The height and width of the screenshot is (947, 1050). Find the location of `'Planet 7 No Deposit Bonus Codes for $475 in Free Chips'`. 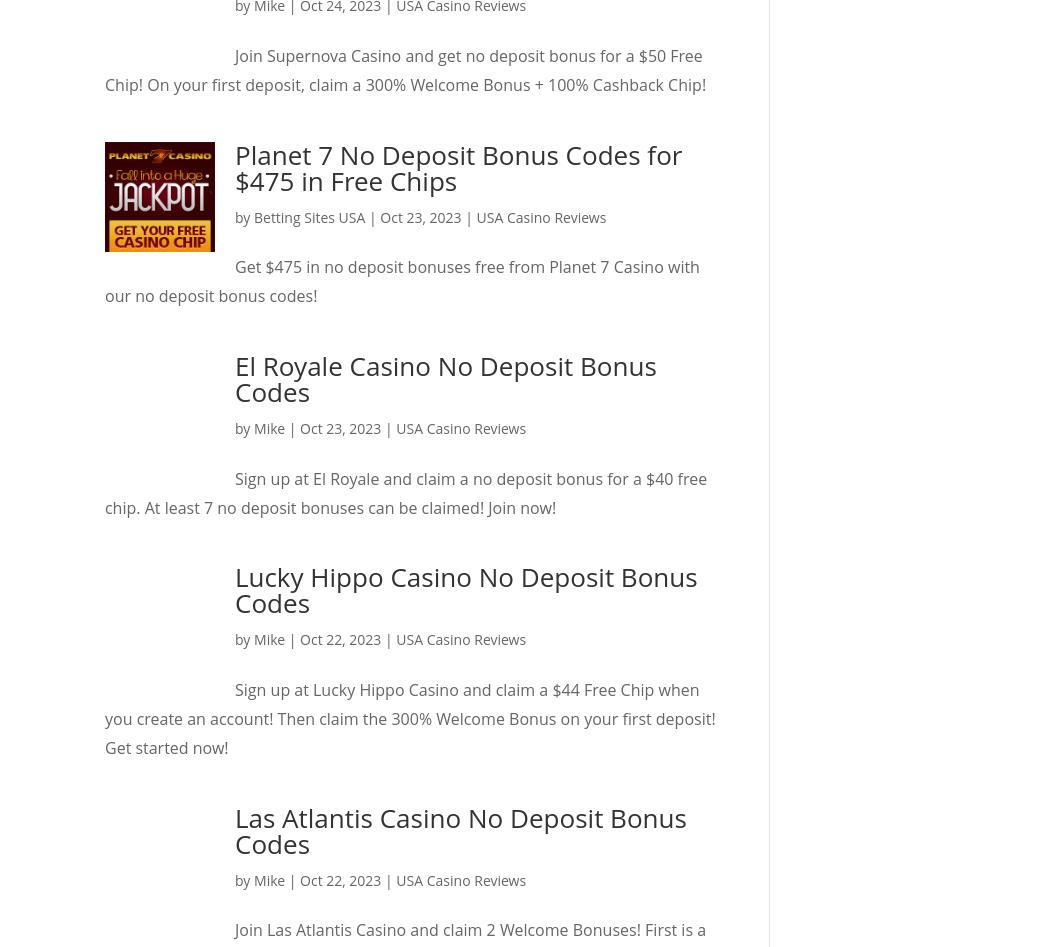

'Planet 7 No Deposit Bonus Codes for $475 in Free Chips' is located at coordinates (234, 165).